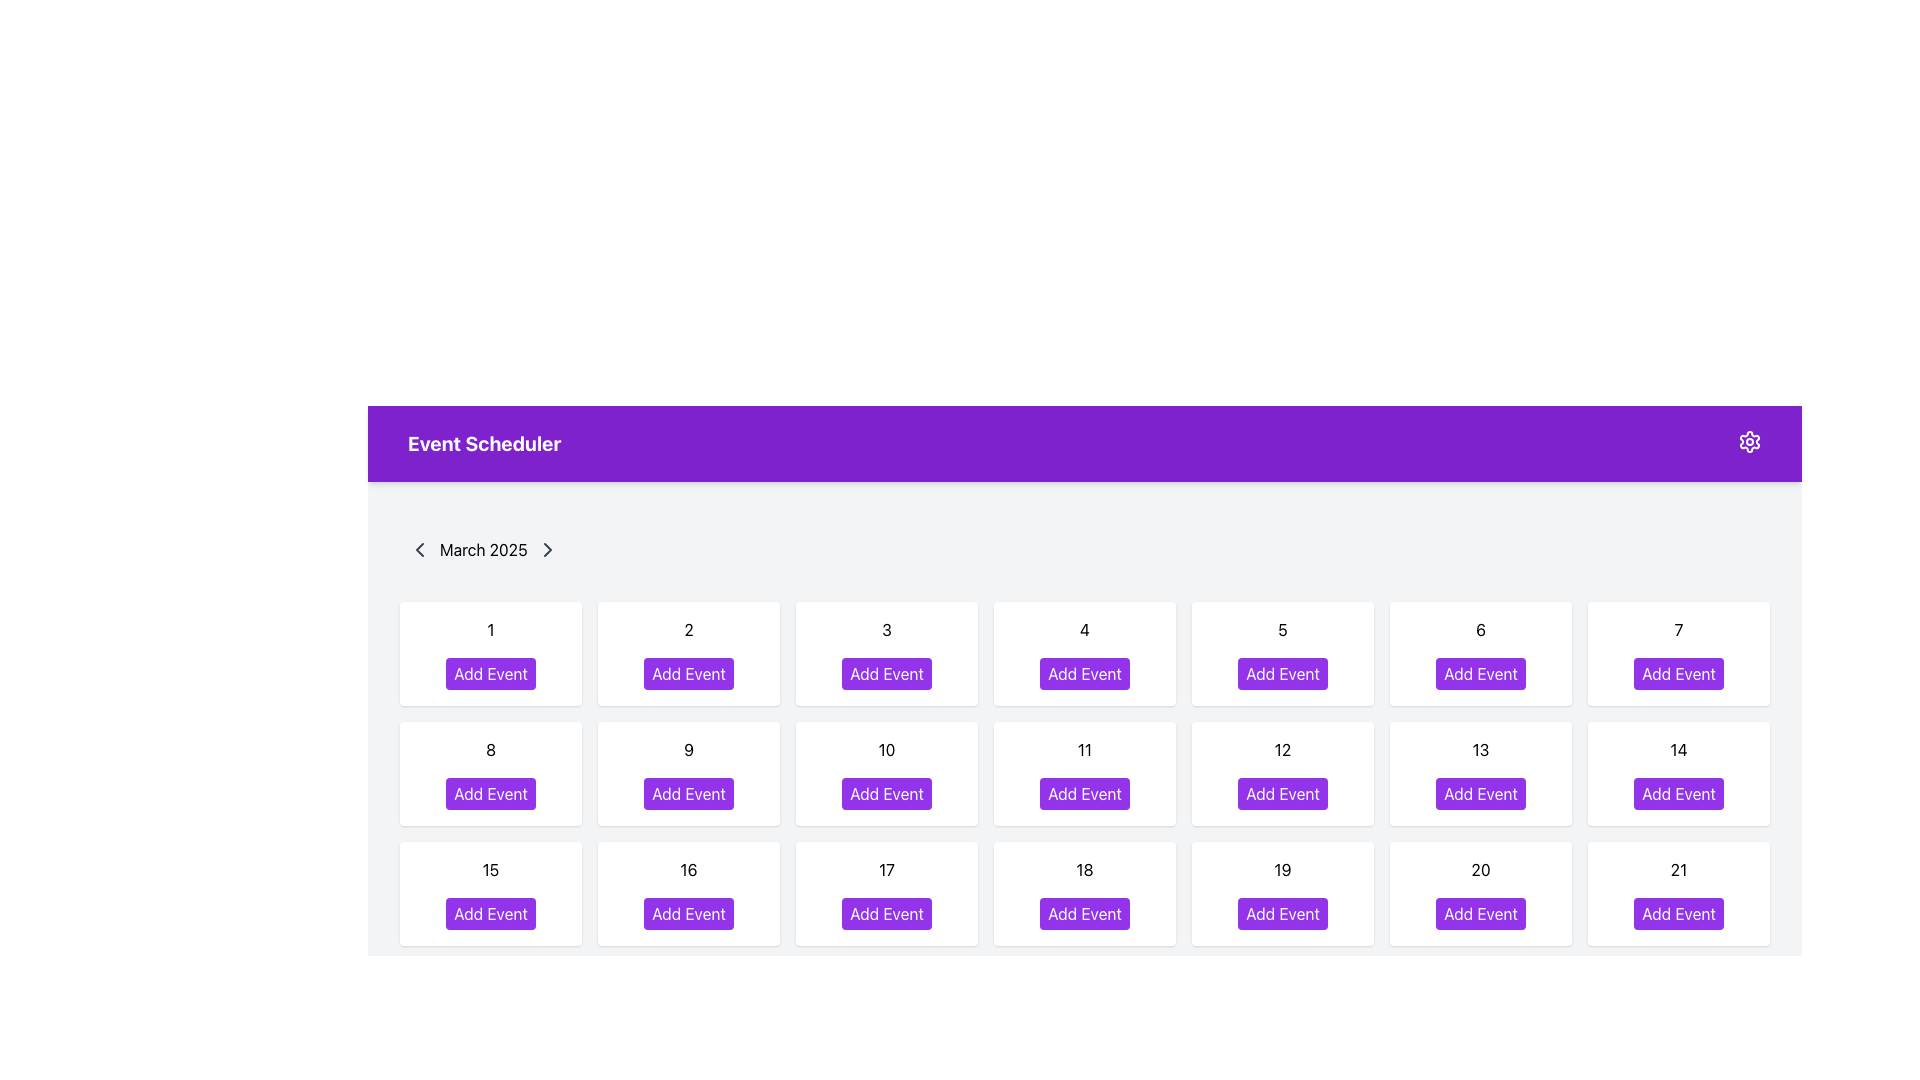 Image resolution: width=1920 pixels, height=1080 pixels. Describe the element at coordinates (419, 550) in the screenshot. I see `the navigation icon button located to the left of the 'March 2025' label` at that location.